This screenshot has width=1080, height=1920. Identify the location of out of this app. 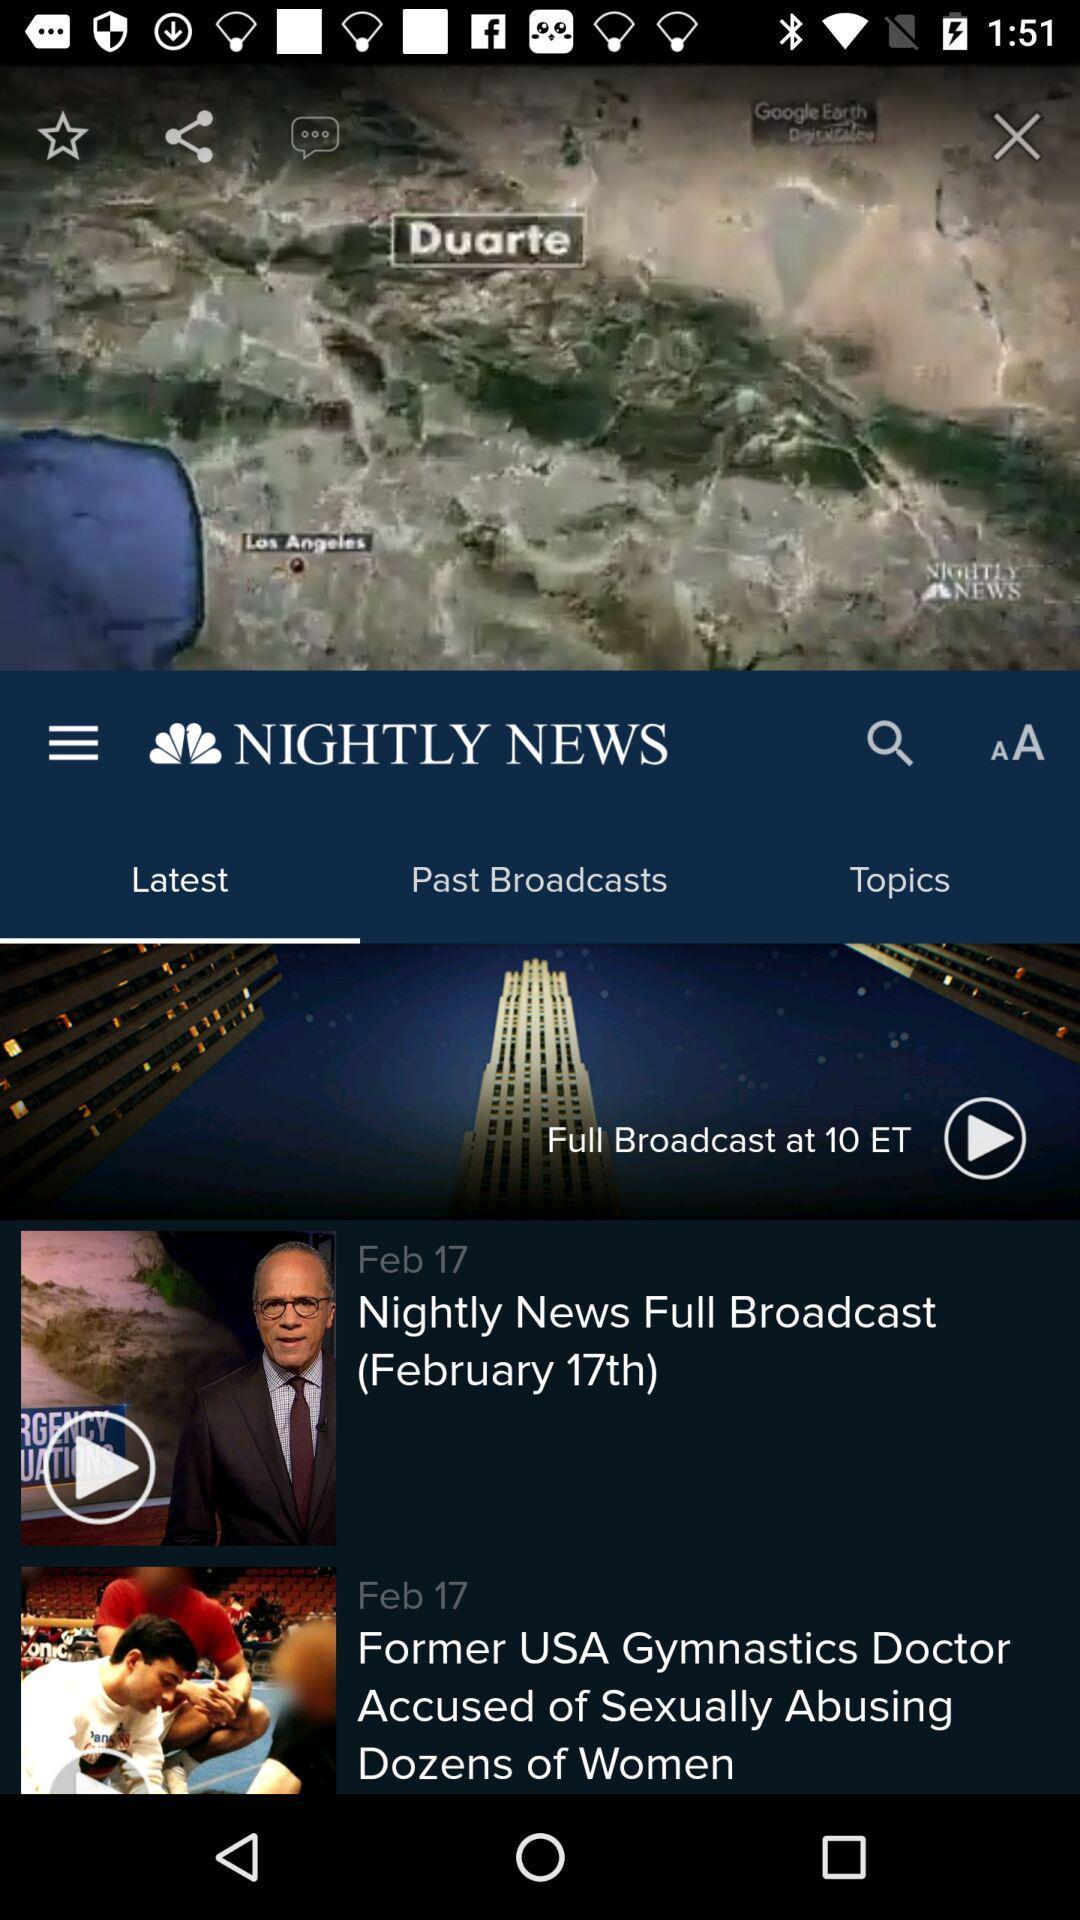
(1017, 135).